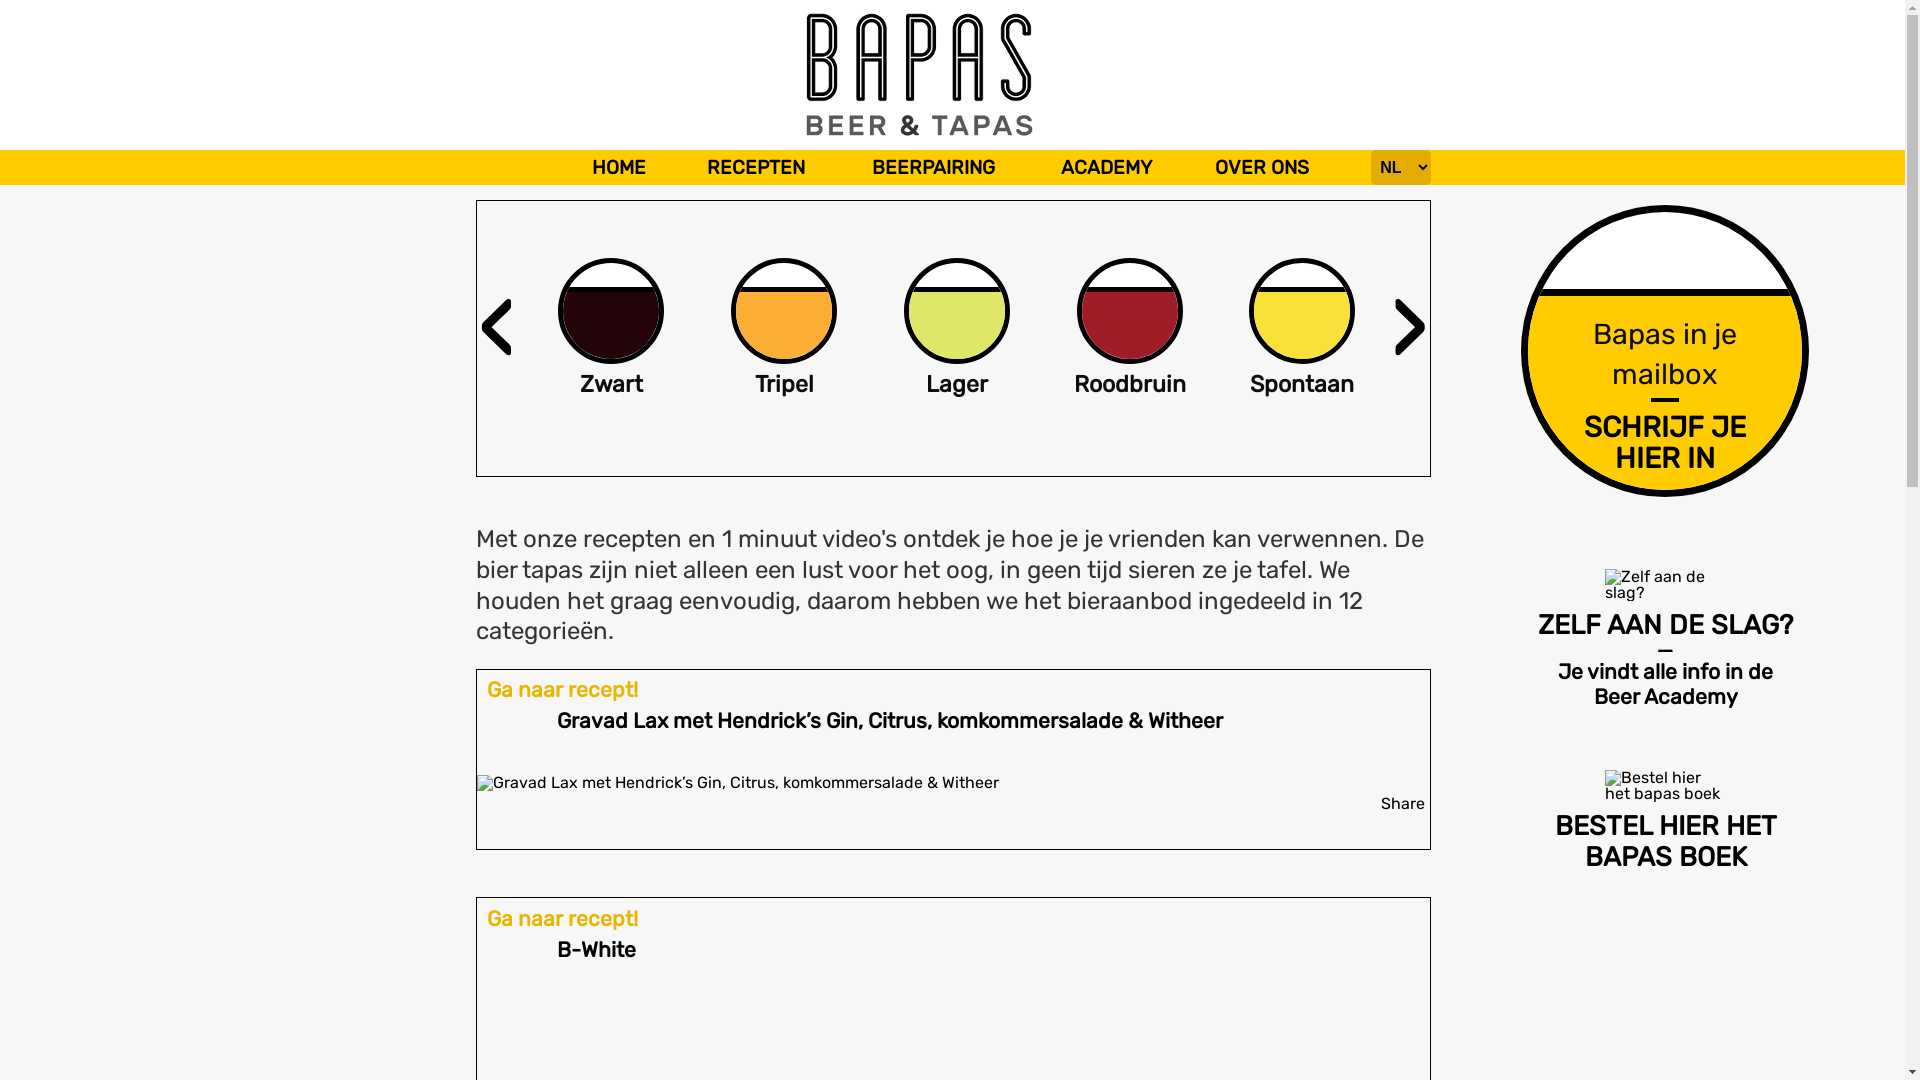  I want to click on 'Ga naar recept!', so click(561, 918).